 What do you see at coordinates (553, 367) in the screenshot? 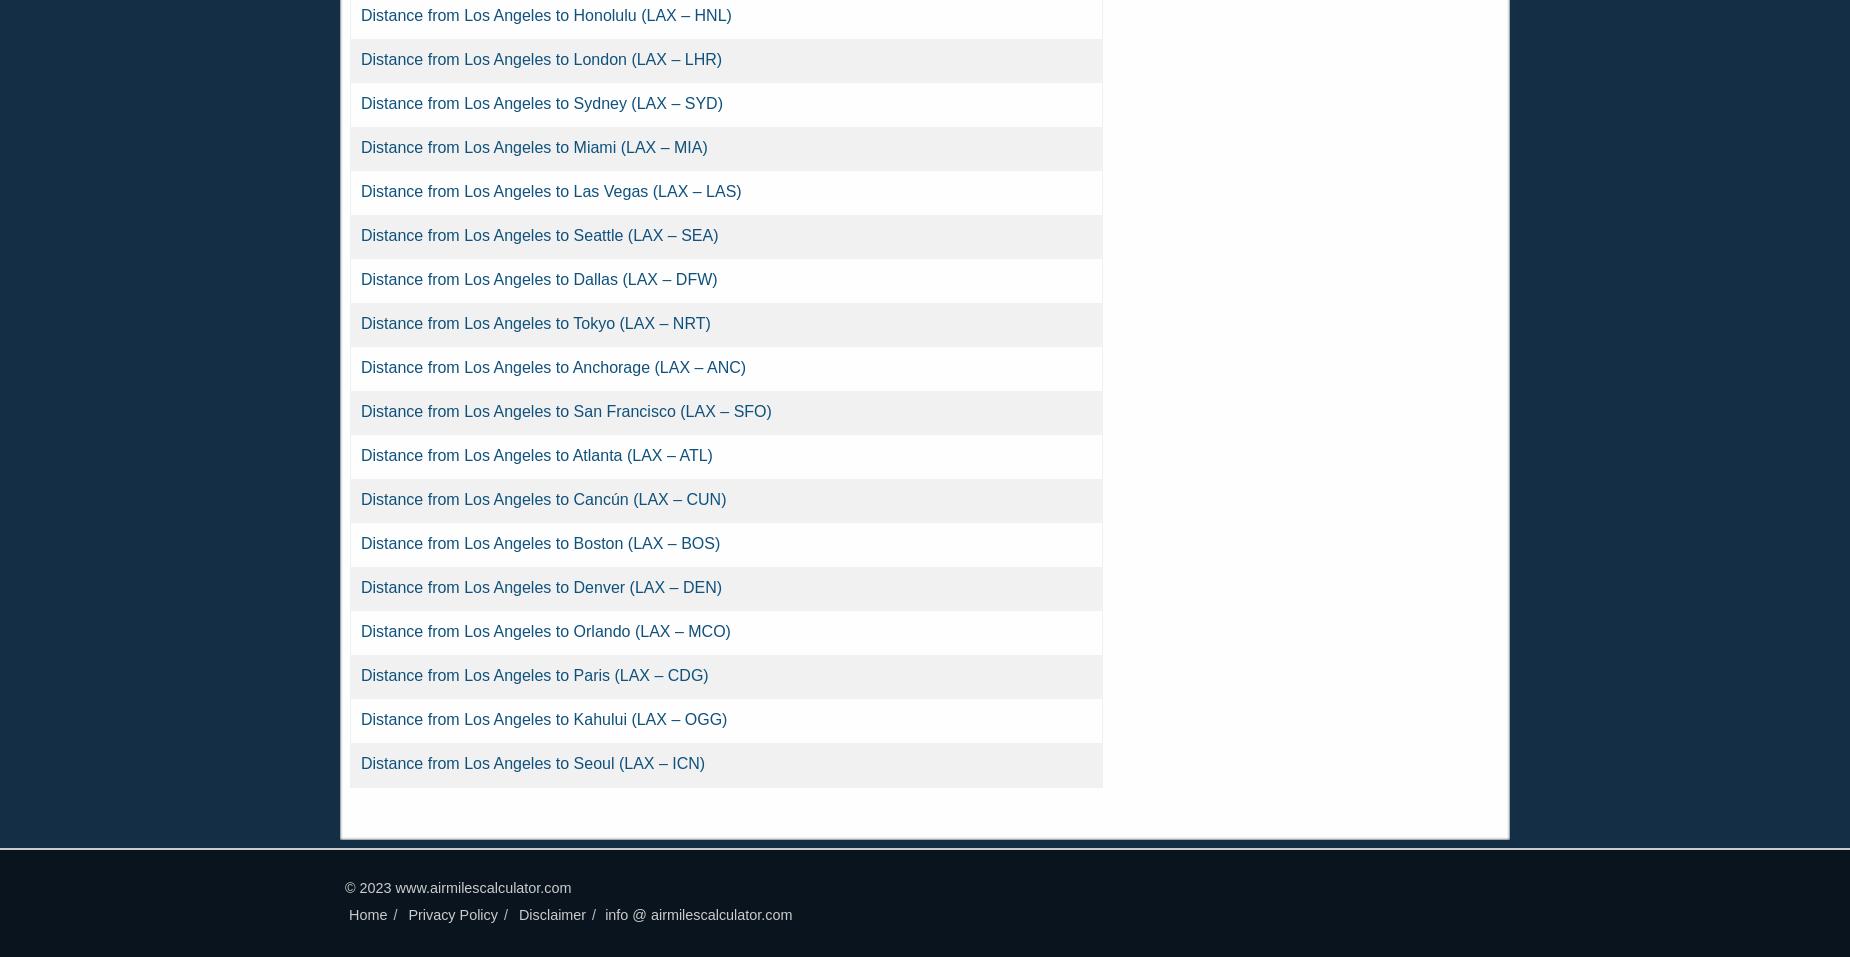
I see `'Distance from Los Angeles to Anchorage (LAX – ANC)'` at bounding box center [553, 367].